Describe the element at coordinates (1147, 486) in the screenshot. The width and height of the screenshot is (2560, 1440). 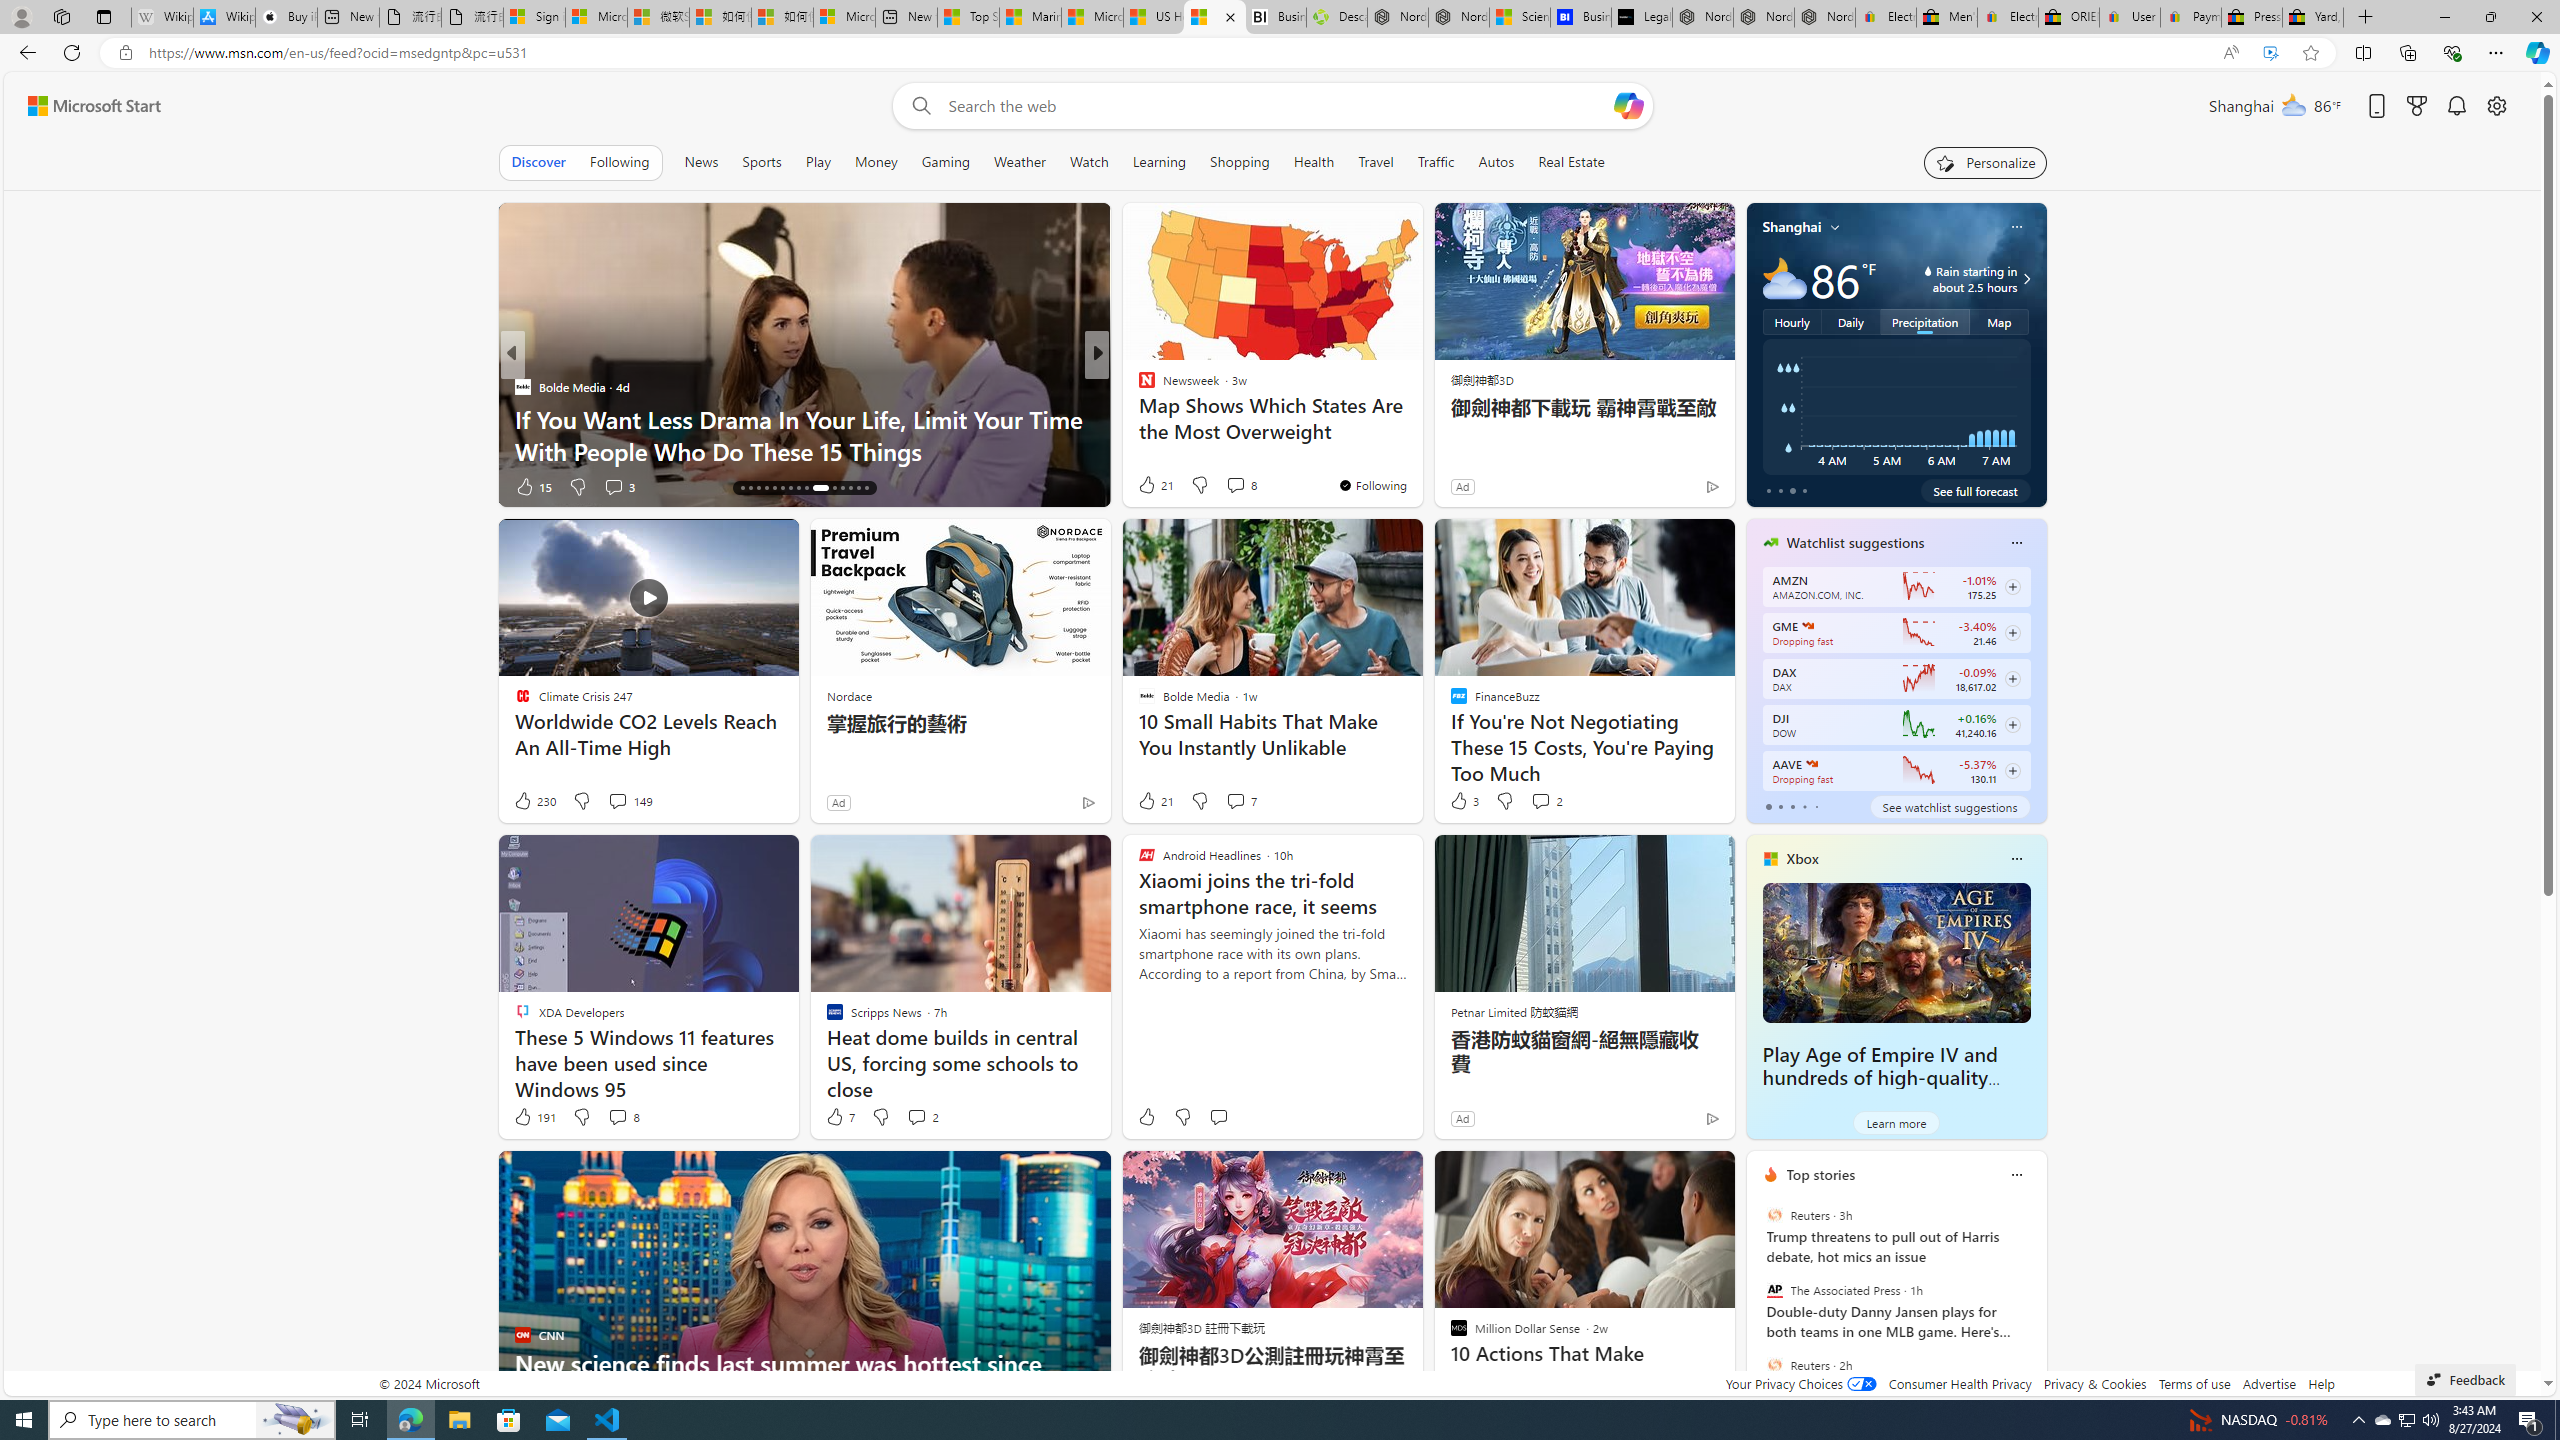
I see `'14 Like'` at that location.